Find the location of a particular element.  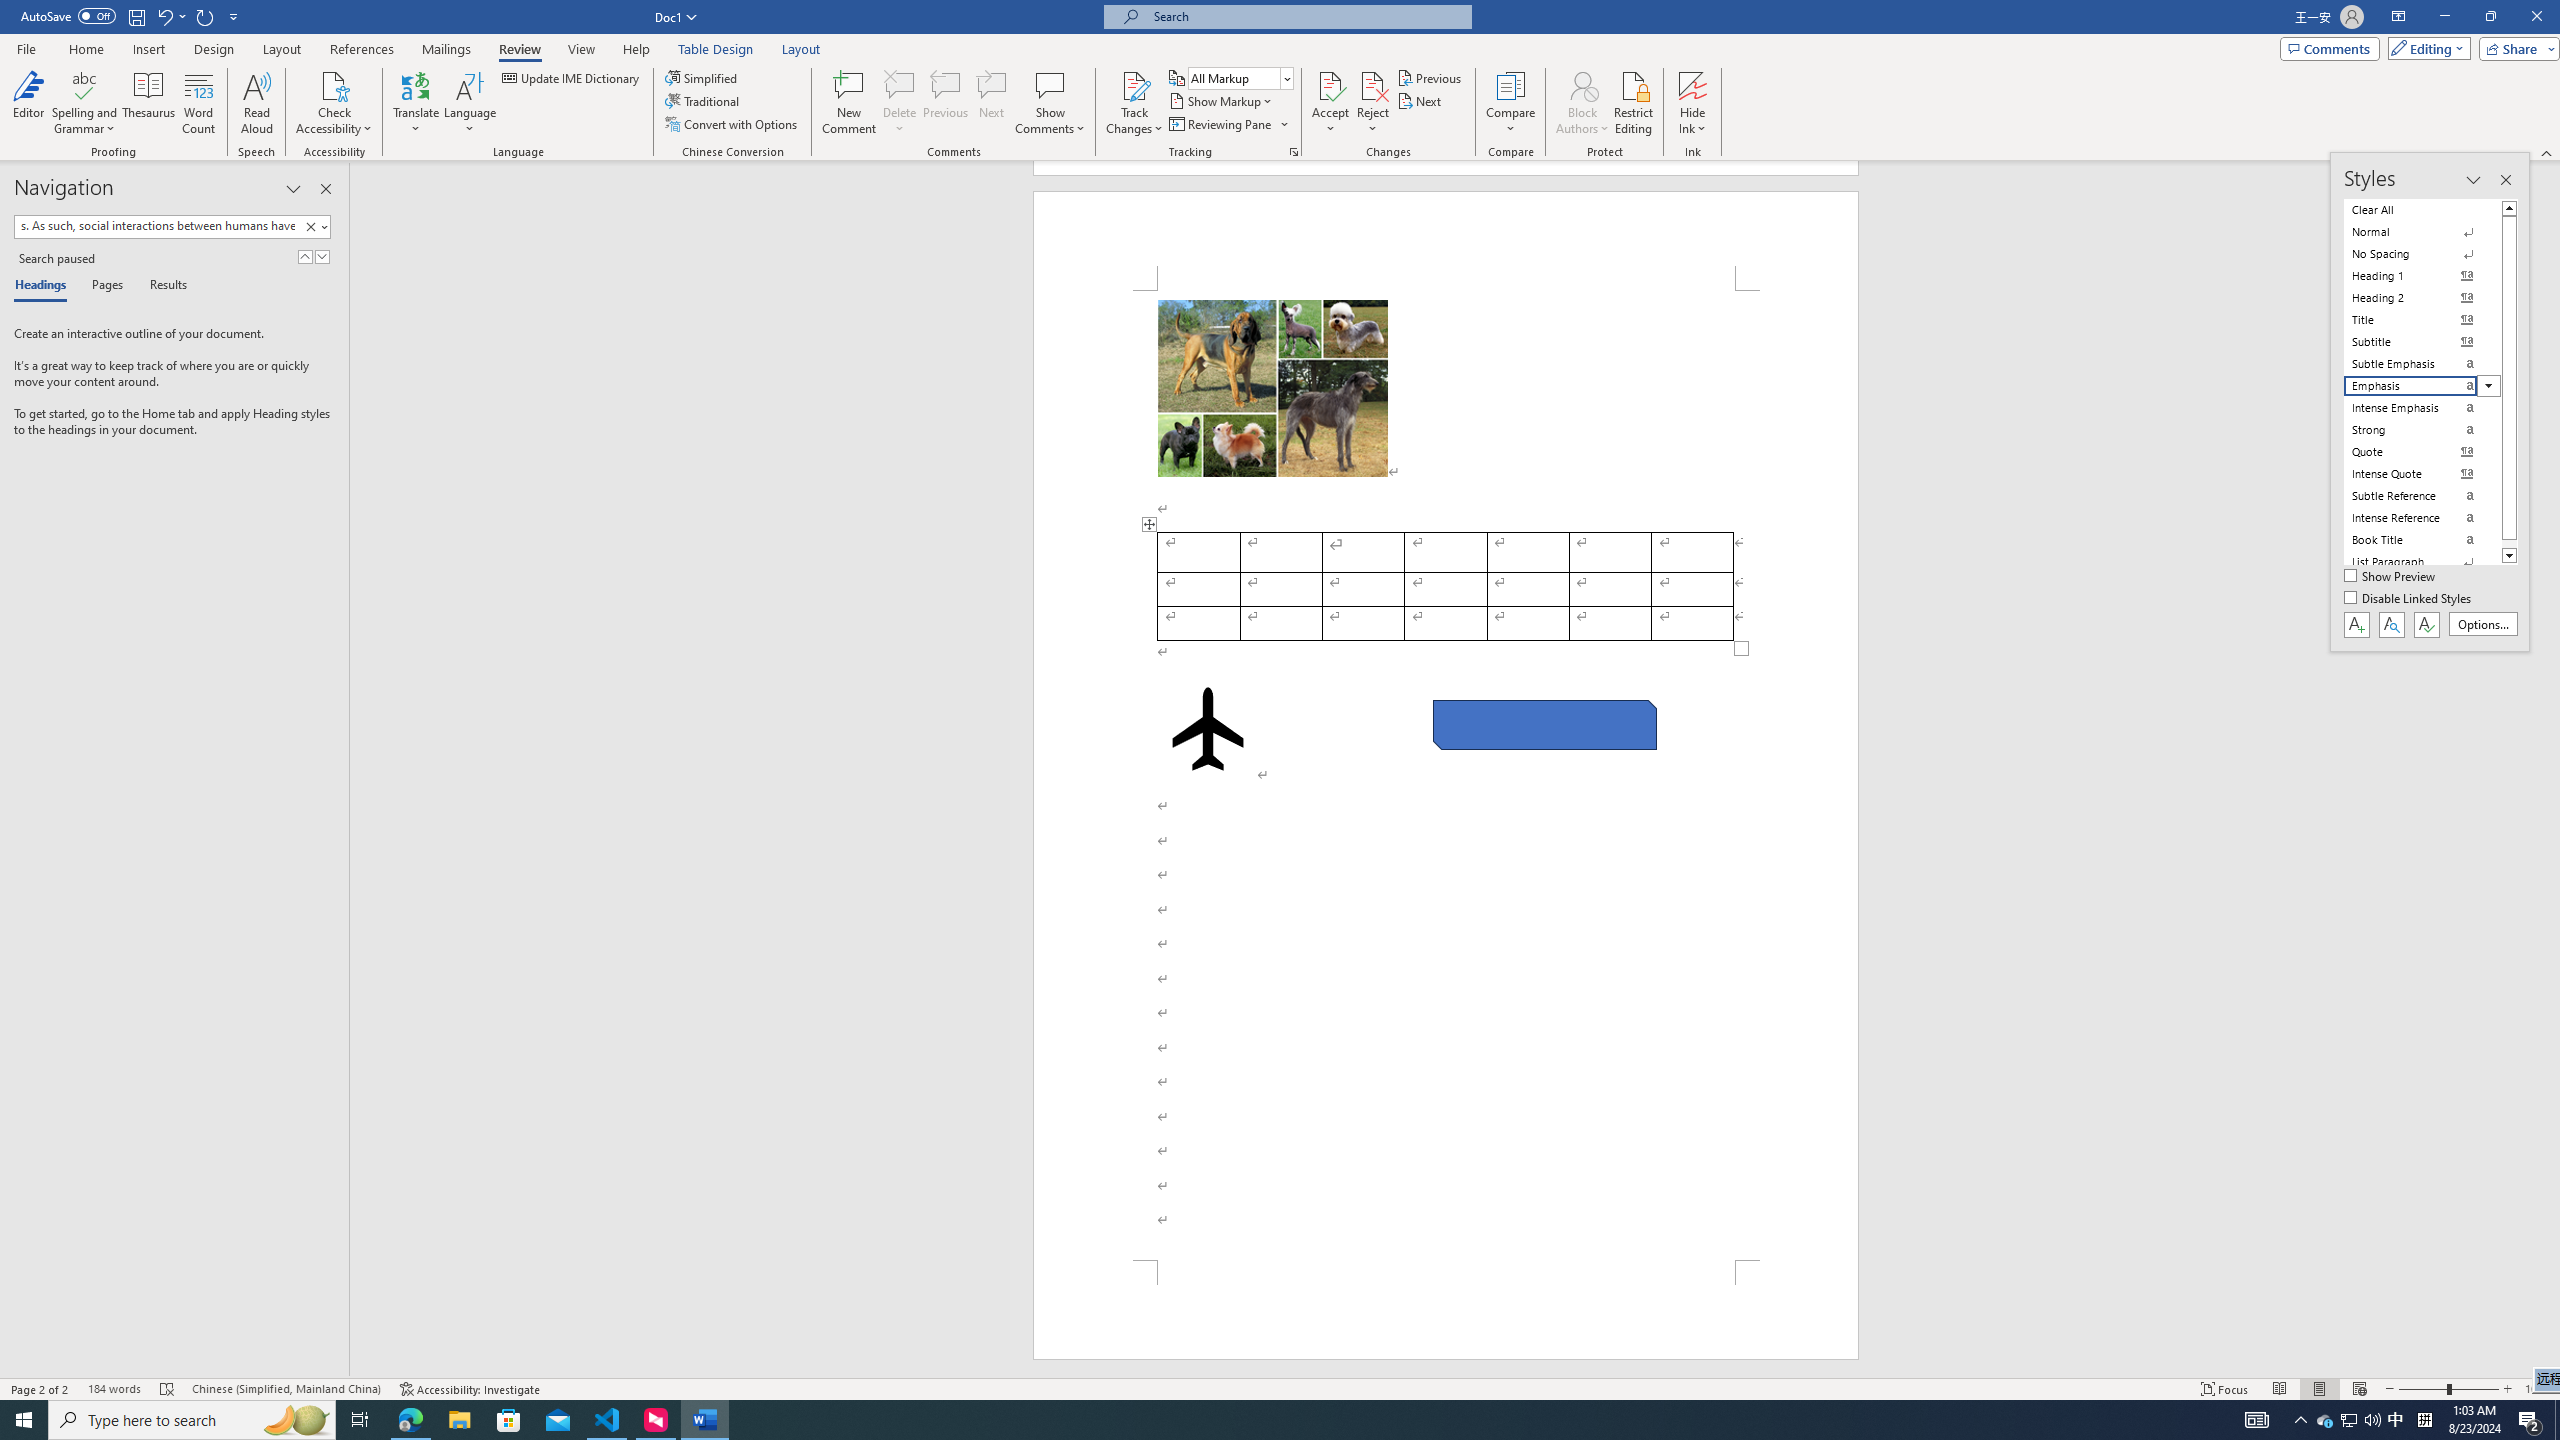

'Airplane with solid fill' is located at coordinates (1206, 728).